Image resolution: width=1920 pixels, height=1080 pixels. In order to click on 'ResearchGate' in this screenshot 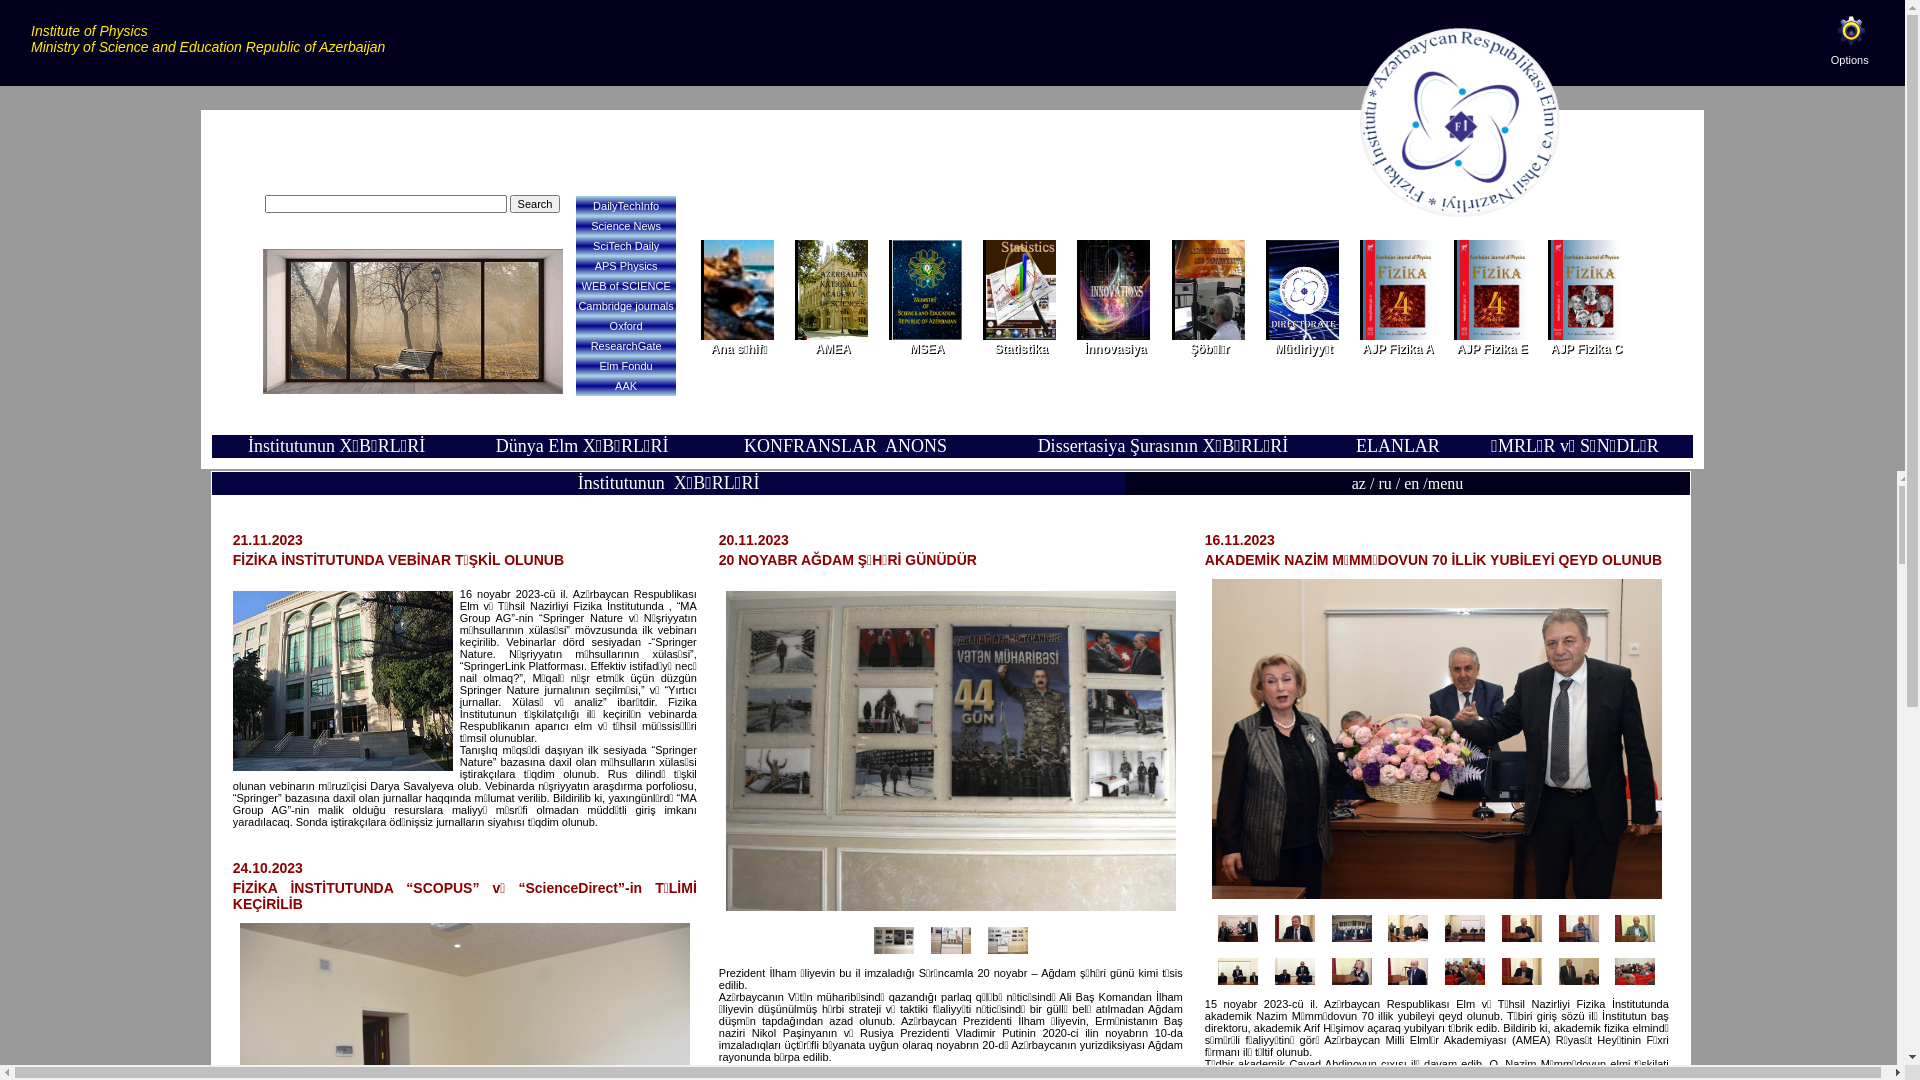, I will do `click(624, 345)`.